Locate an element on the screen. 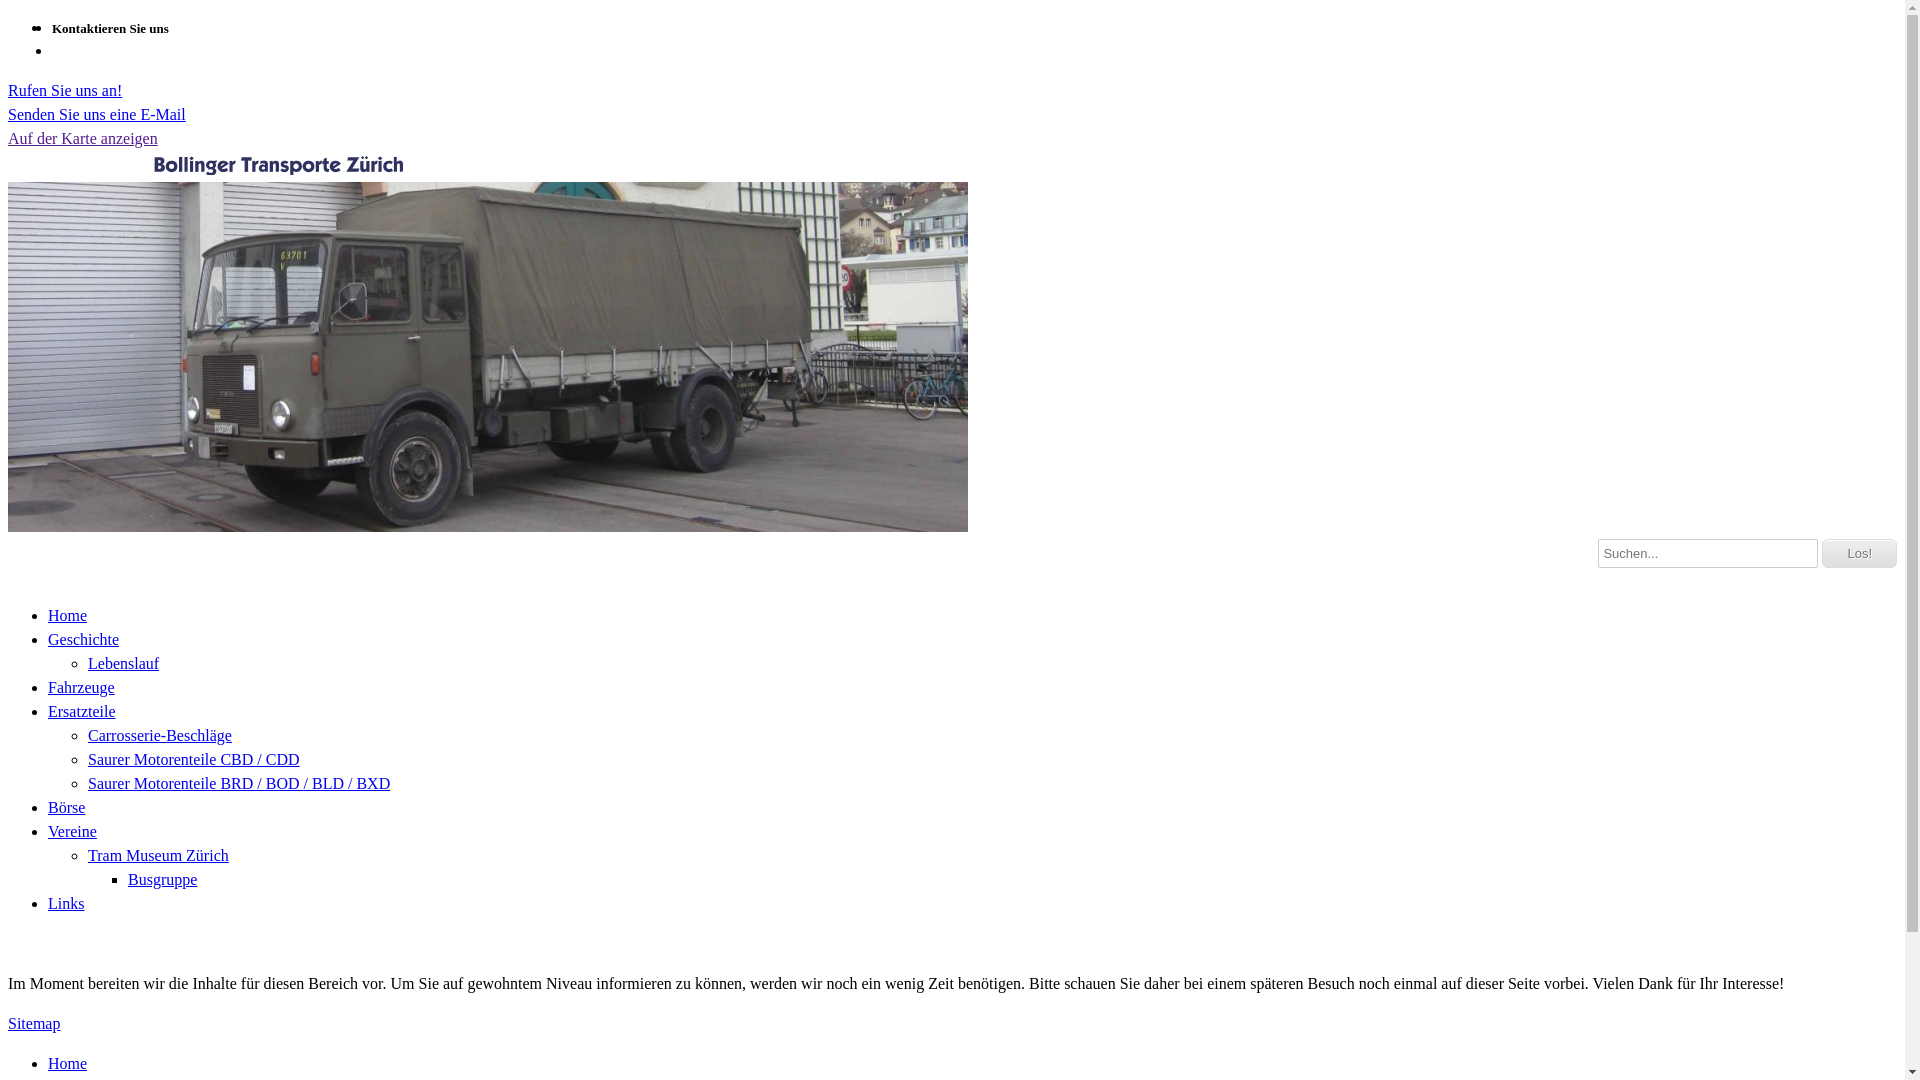  'Saurer Motorenteile CBD / CDD' is located at coordinates (86, 758).